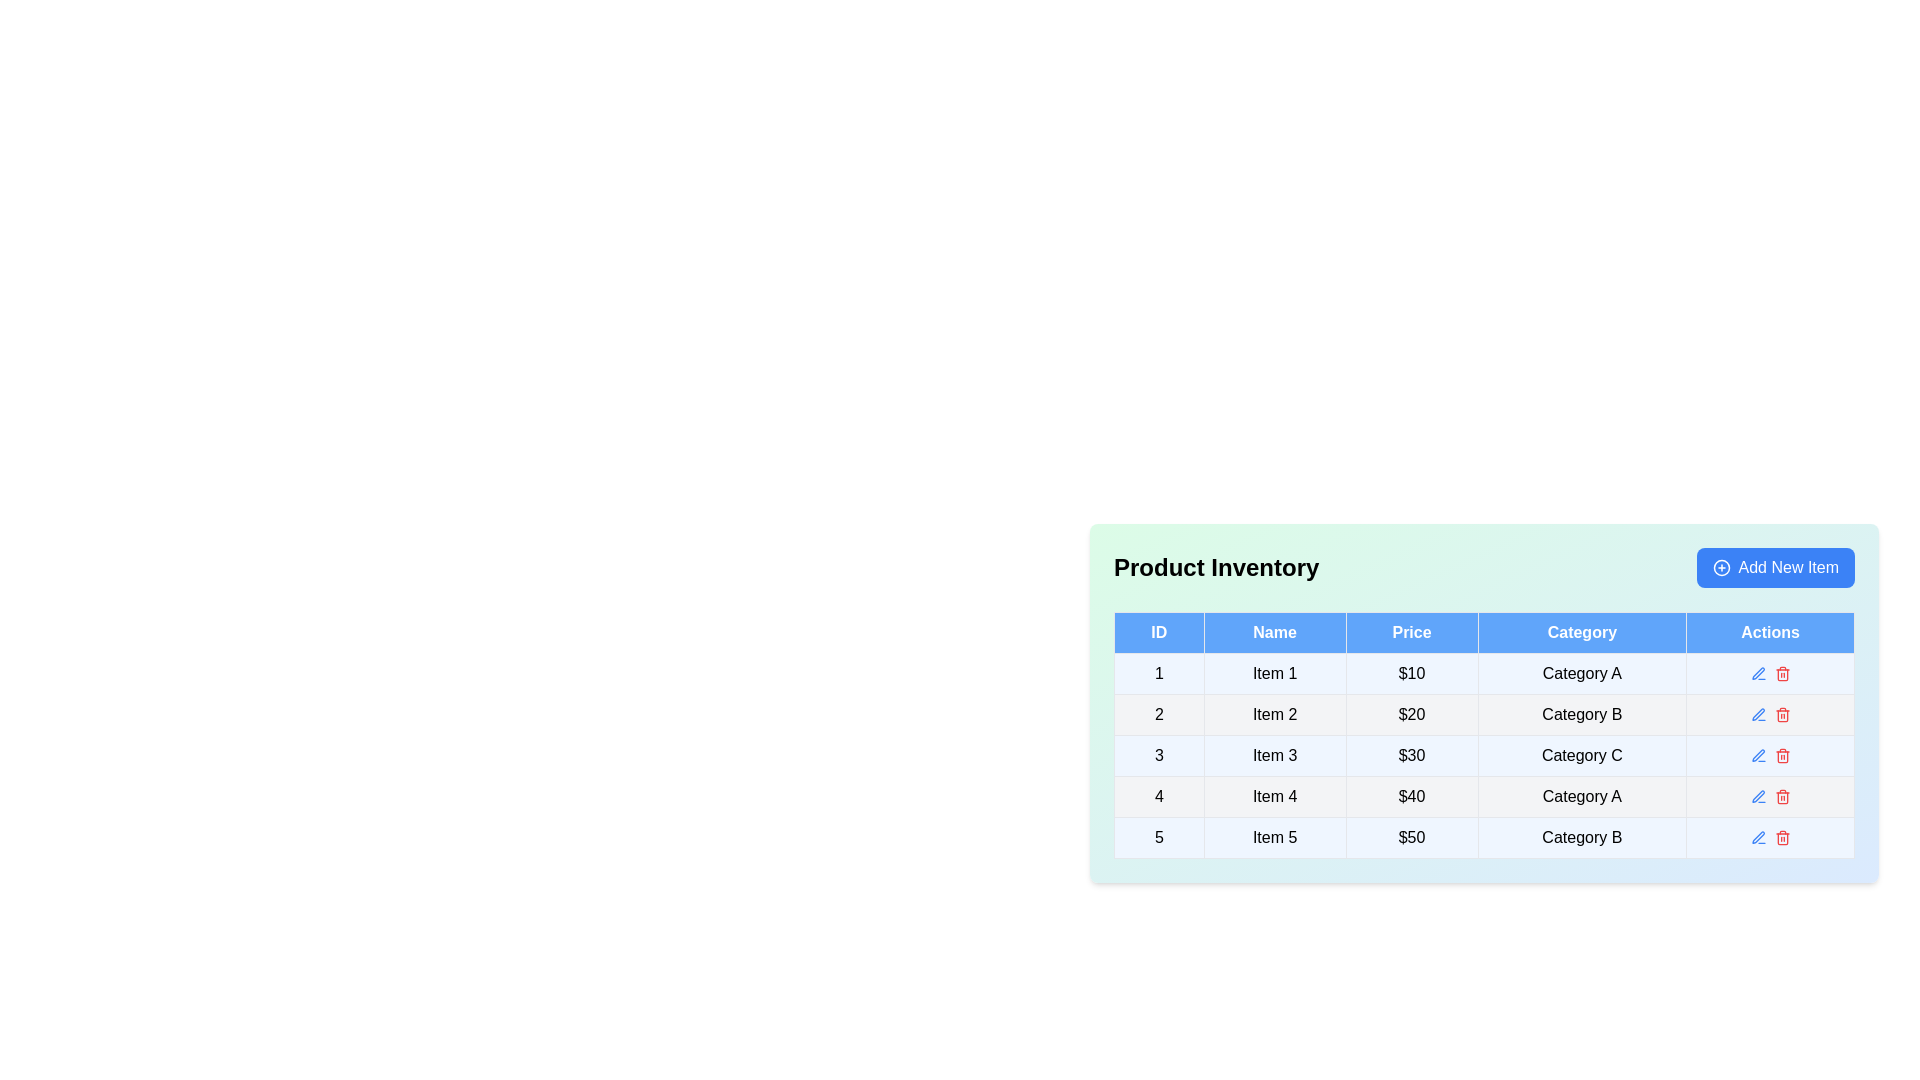 The width and height of the screenshot is (1920, 1080). I want to click on the static text label displaying the value '$50' in the 'Price' column of the table, specifically in the fifth row for 'Item 5', so click(1410, 837).